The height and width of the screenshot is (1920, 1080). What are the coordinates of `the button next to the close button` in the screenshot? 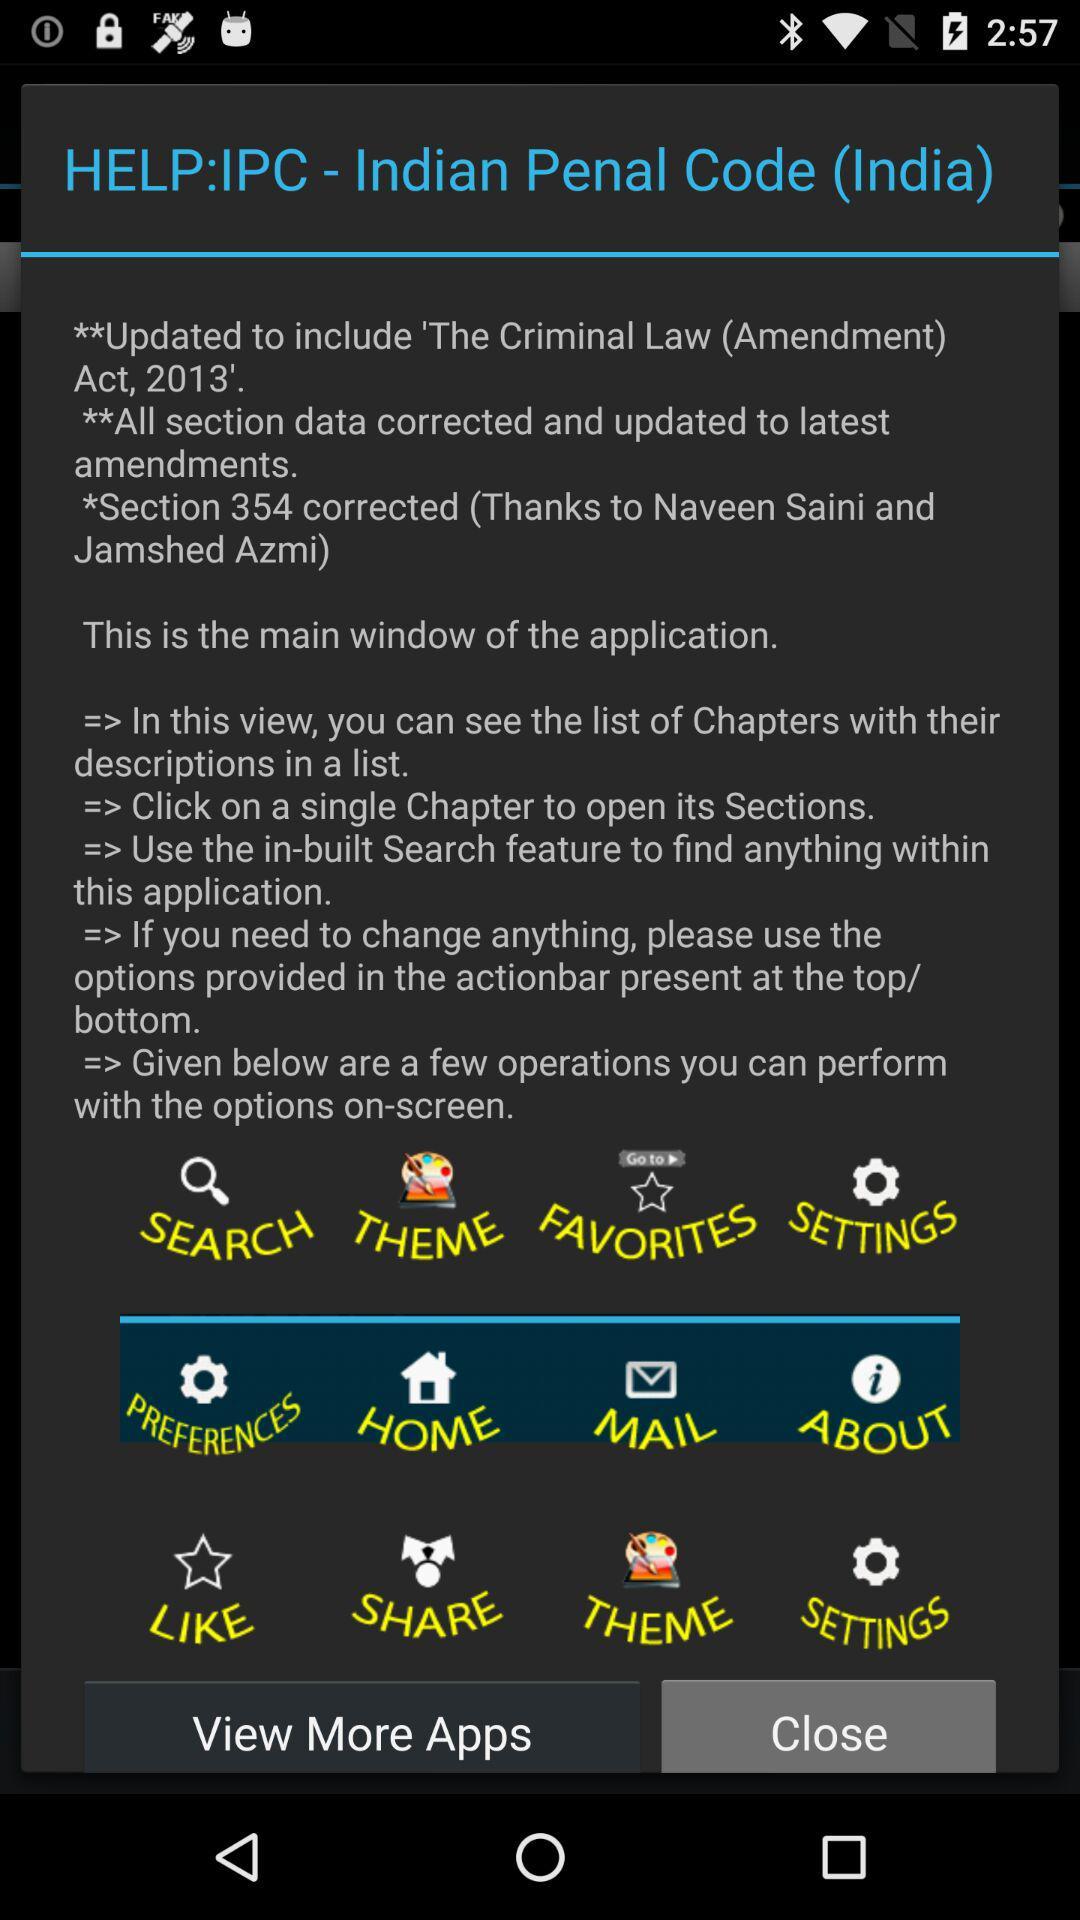 It's located at (362, 1720).